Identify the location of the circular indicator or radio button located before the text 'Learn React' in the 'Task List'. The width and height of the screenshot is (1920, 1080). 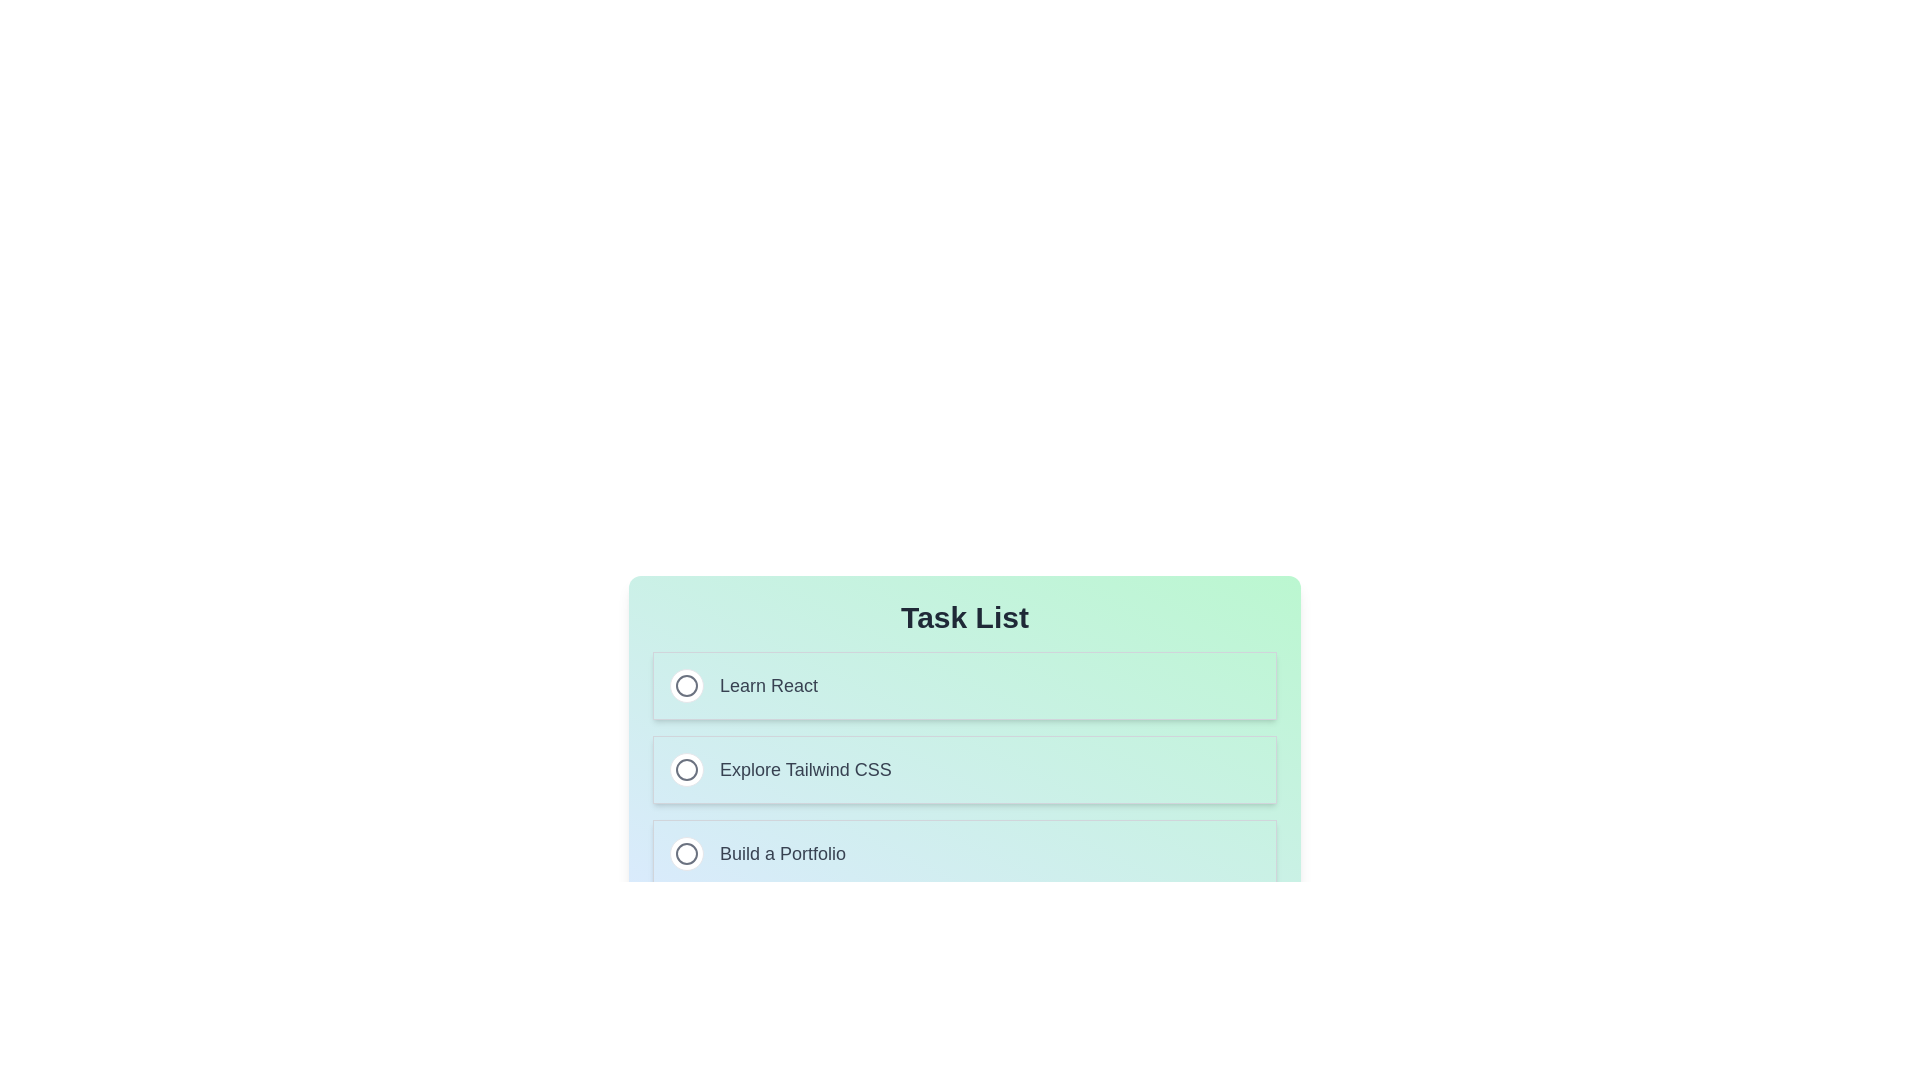
(686, 685).